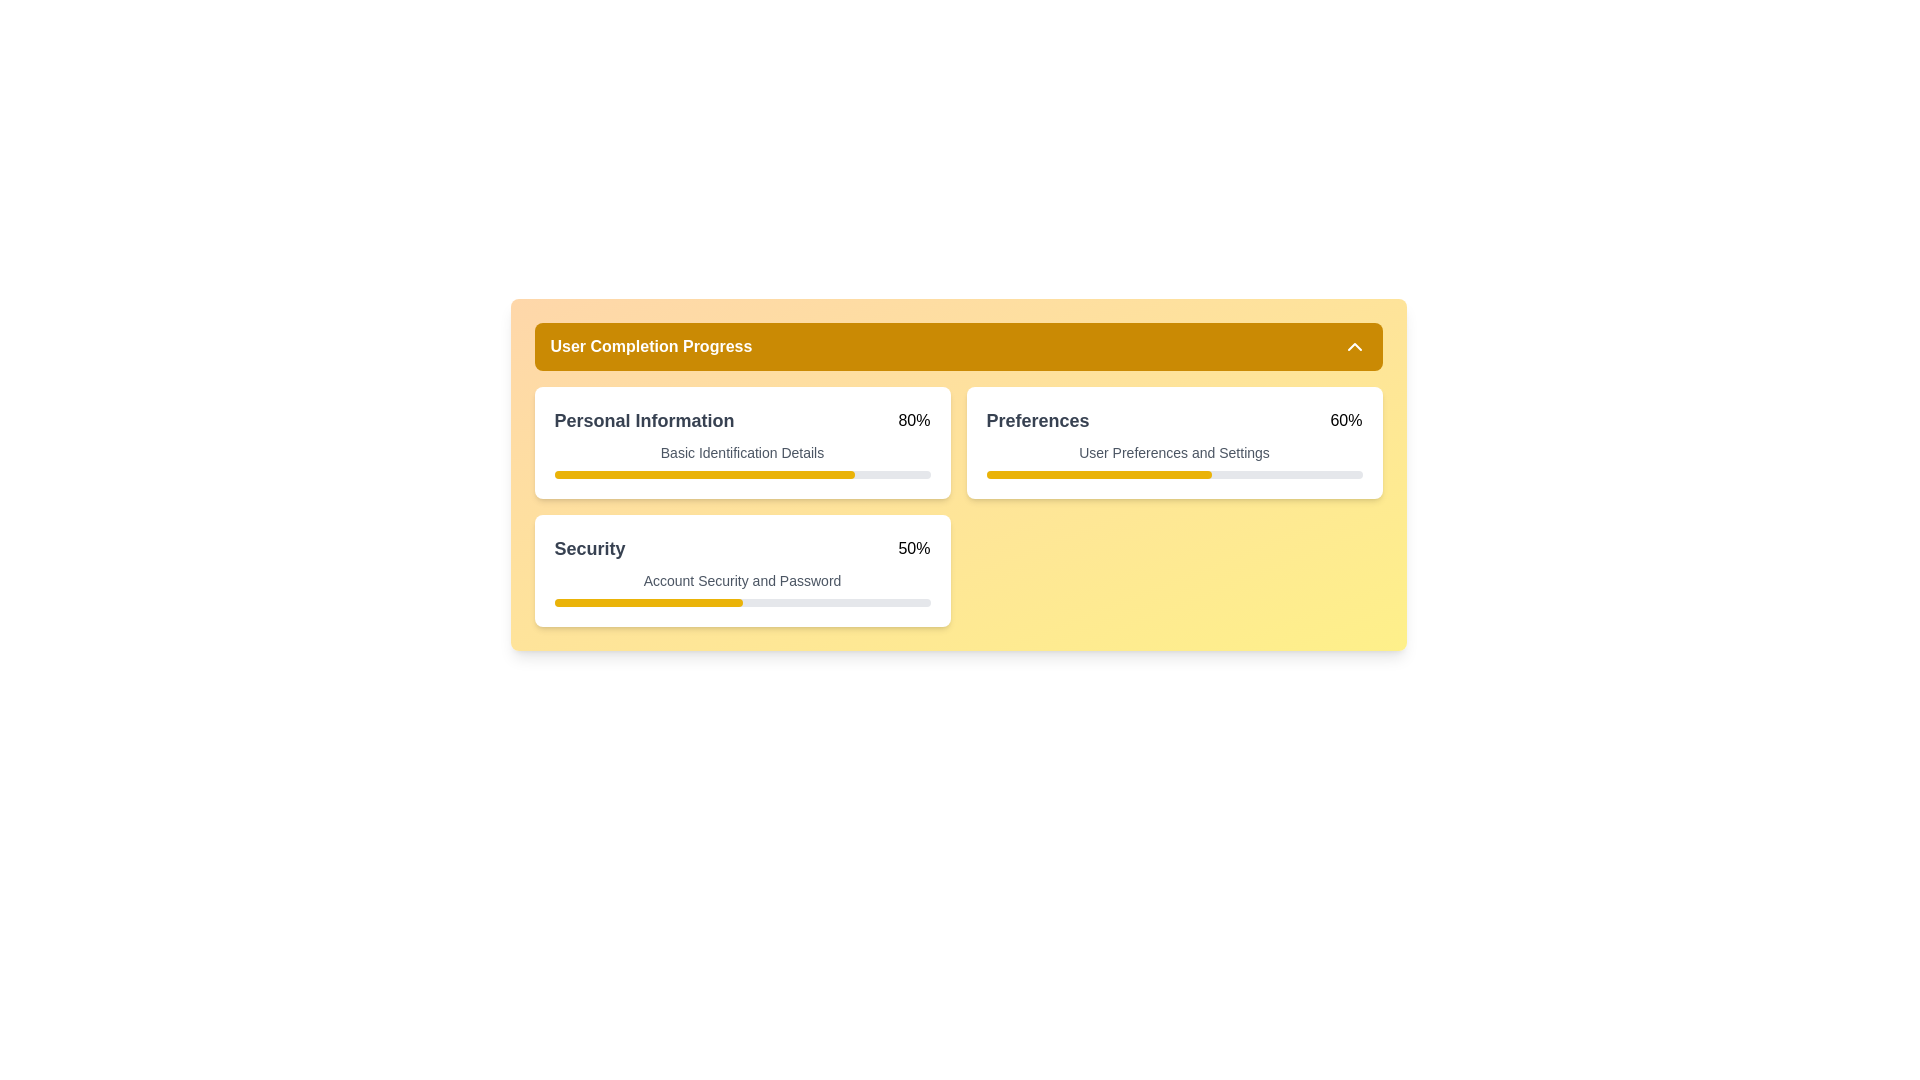 The width and height of the screenshot is (1920, 1080). What do you see at coordinates (1037, 419) in the screenshot?
I see `the Text Label indicating 'Preferences' in the top-right section of the UI, which is adjacent to 'Personal Information'` at bounding box center [1037, 419].